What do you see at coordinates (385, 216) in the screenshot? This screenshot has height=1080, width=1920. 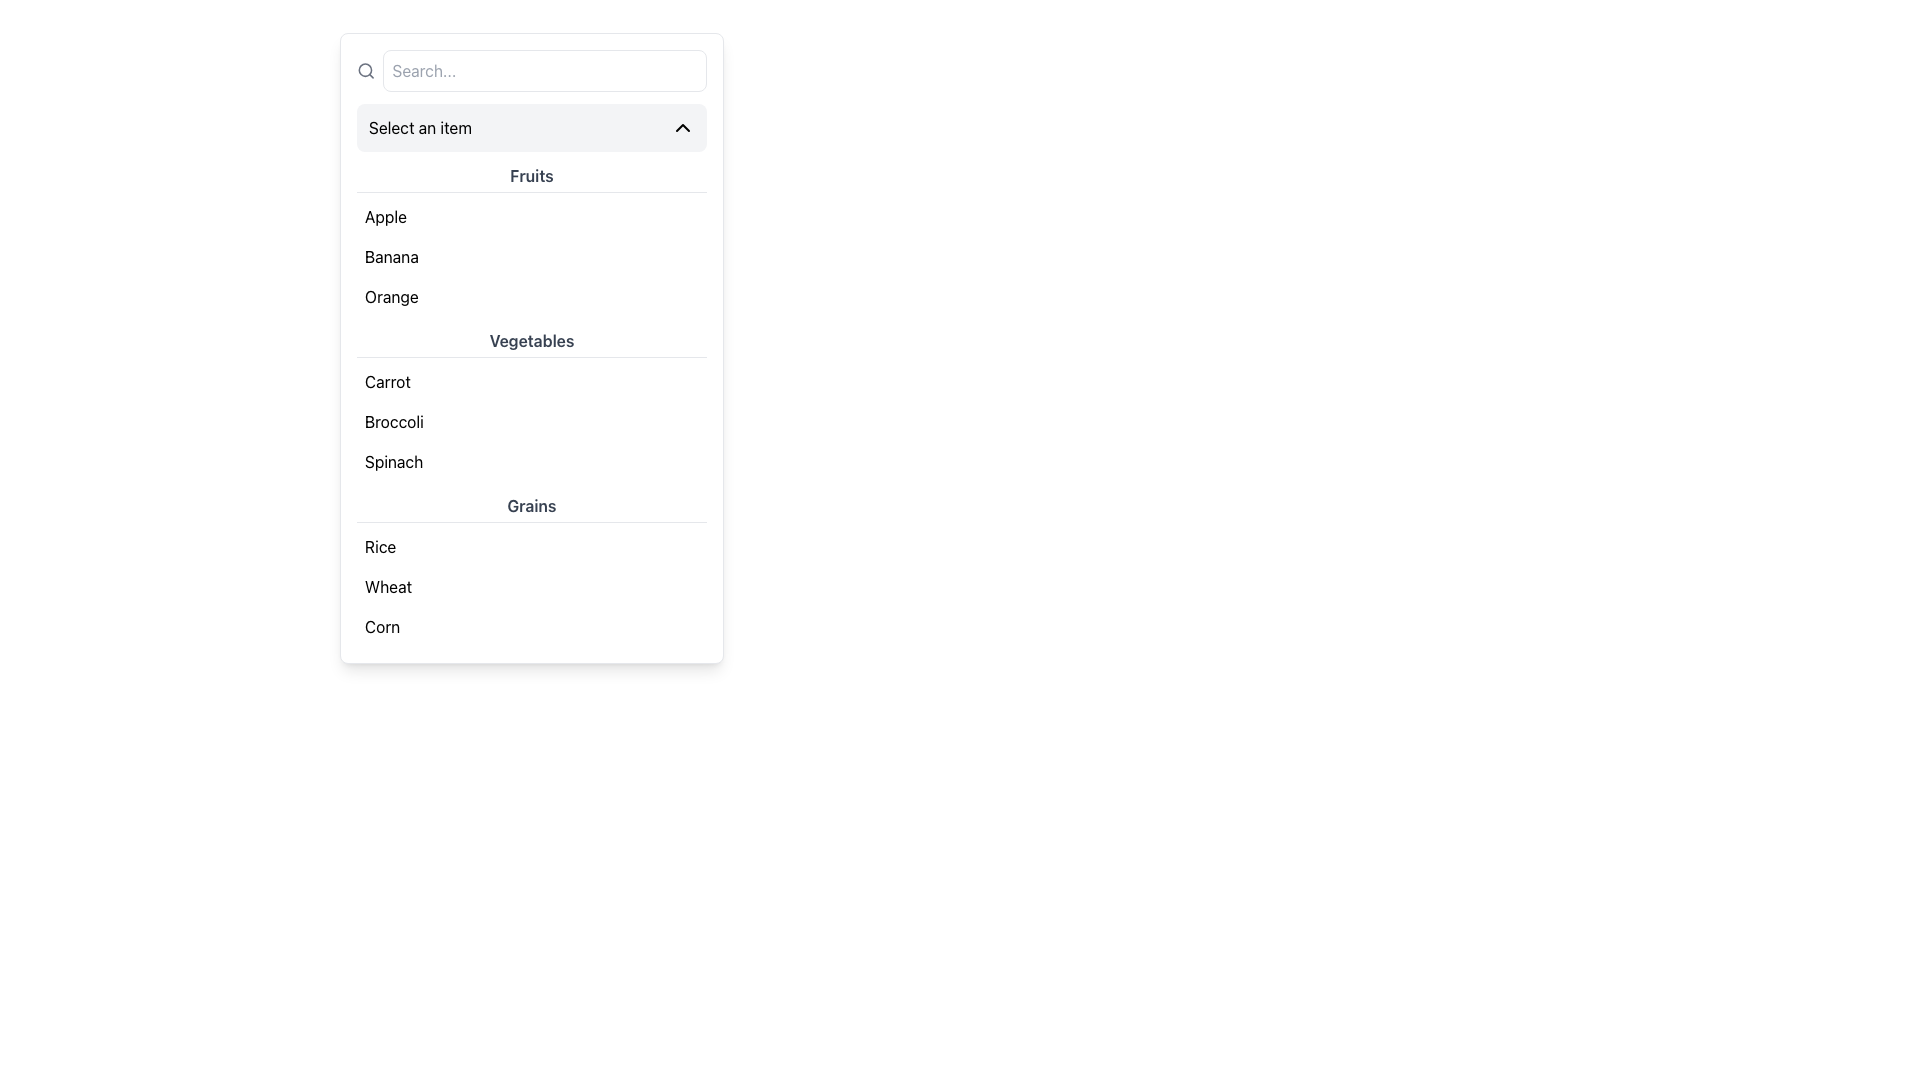 I see `the text element representing 'Apple' in the 'Fruits' dropdown menu, which is the first item in the list` at bounding box center [385, 216].